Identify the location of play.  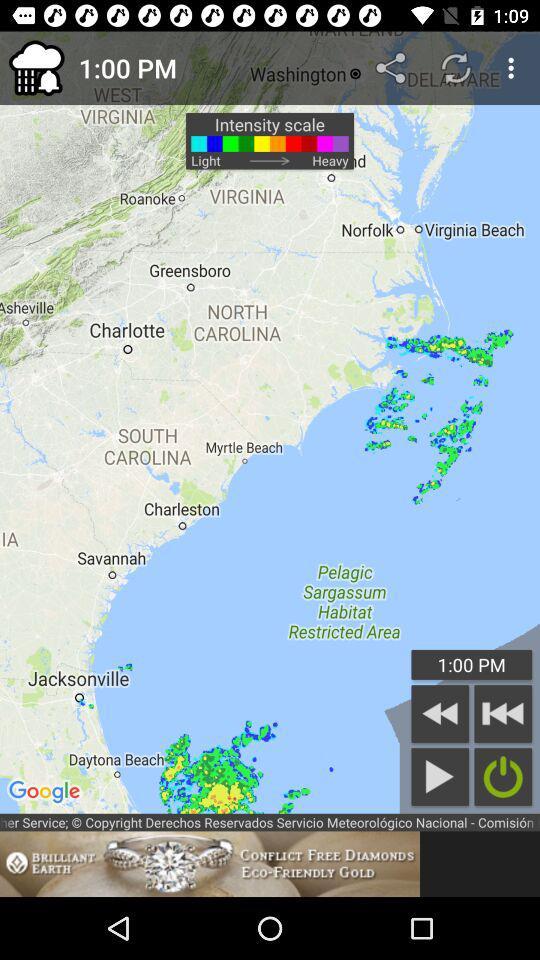
(440, 776).